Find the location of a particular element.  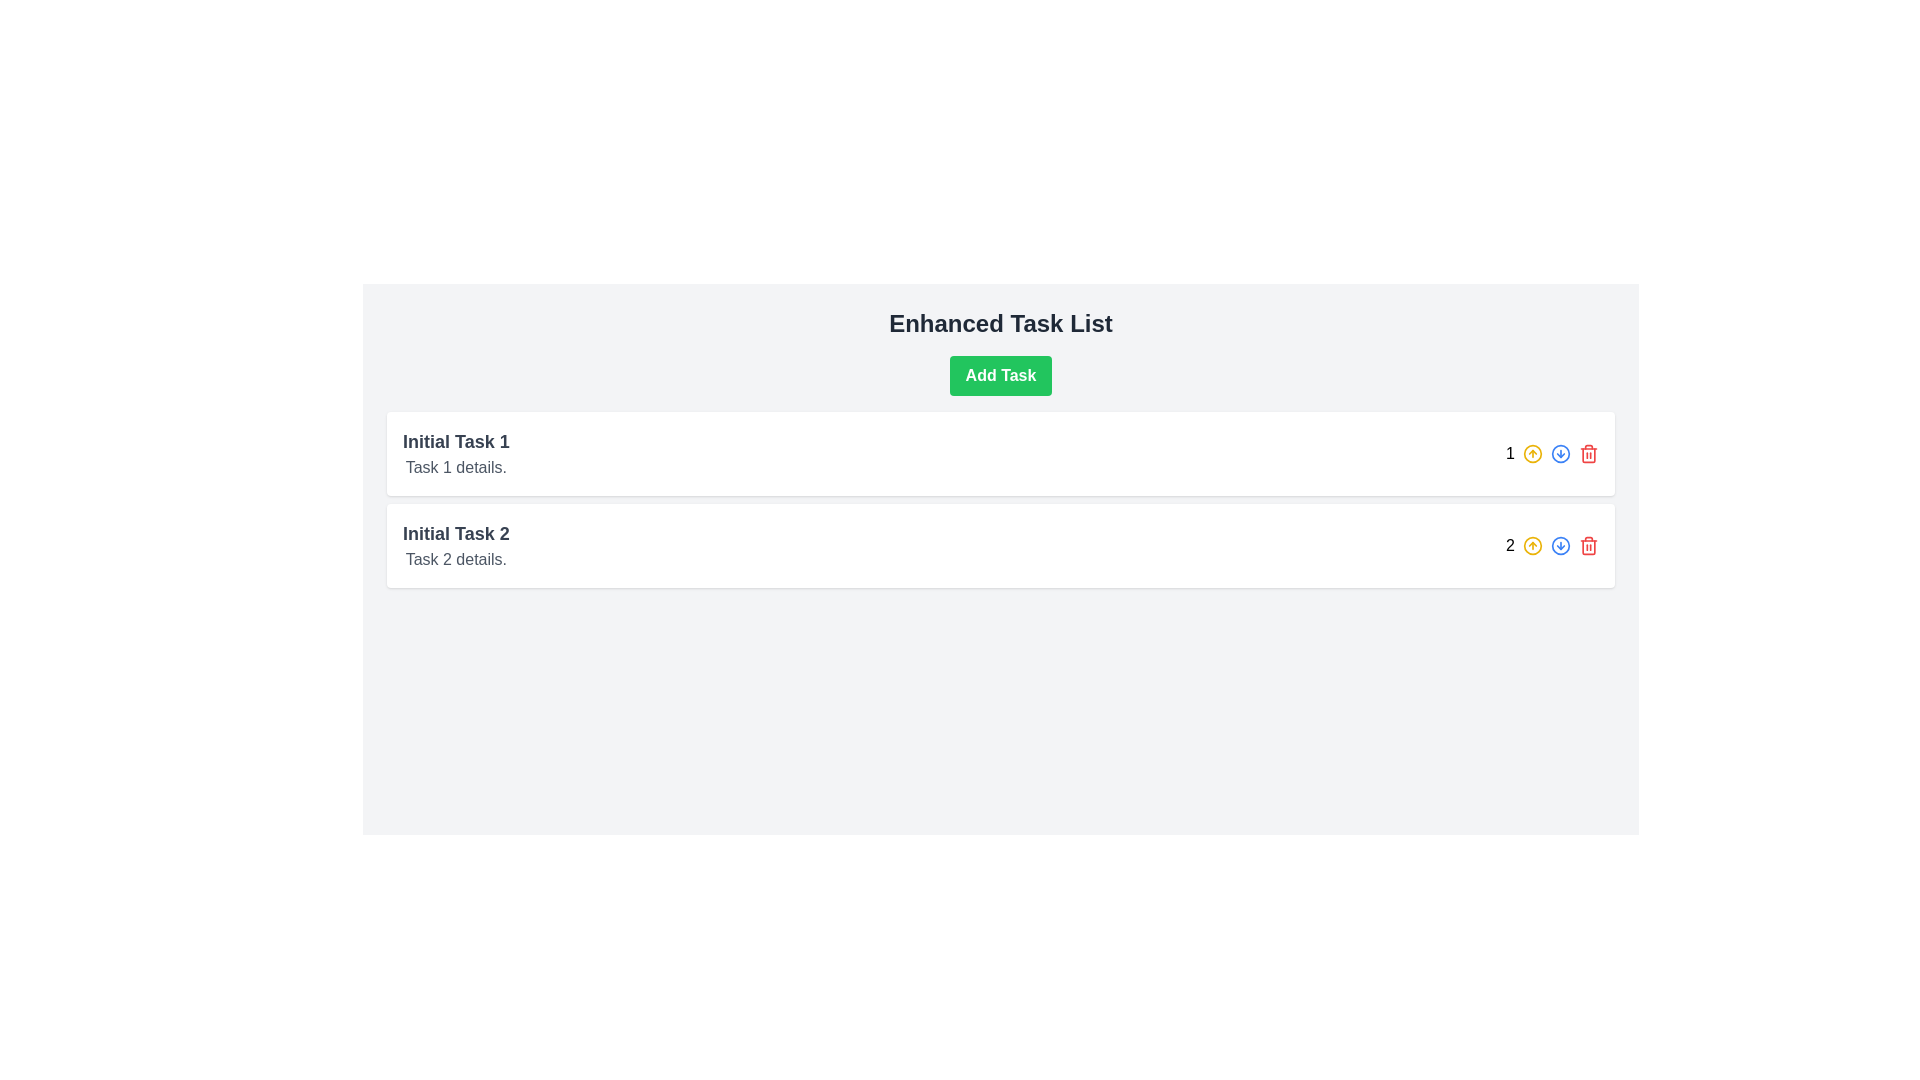

the outermost SVG circle that serves as a decorative background for the arrow icon, located at the far right of the task list row is located at coordinates (1559, 546).